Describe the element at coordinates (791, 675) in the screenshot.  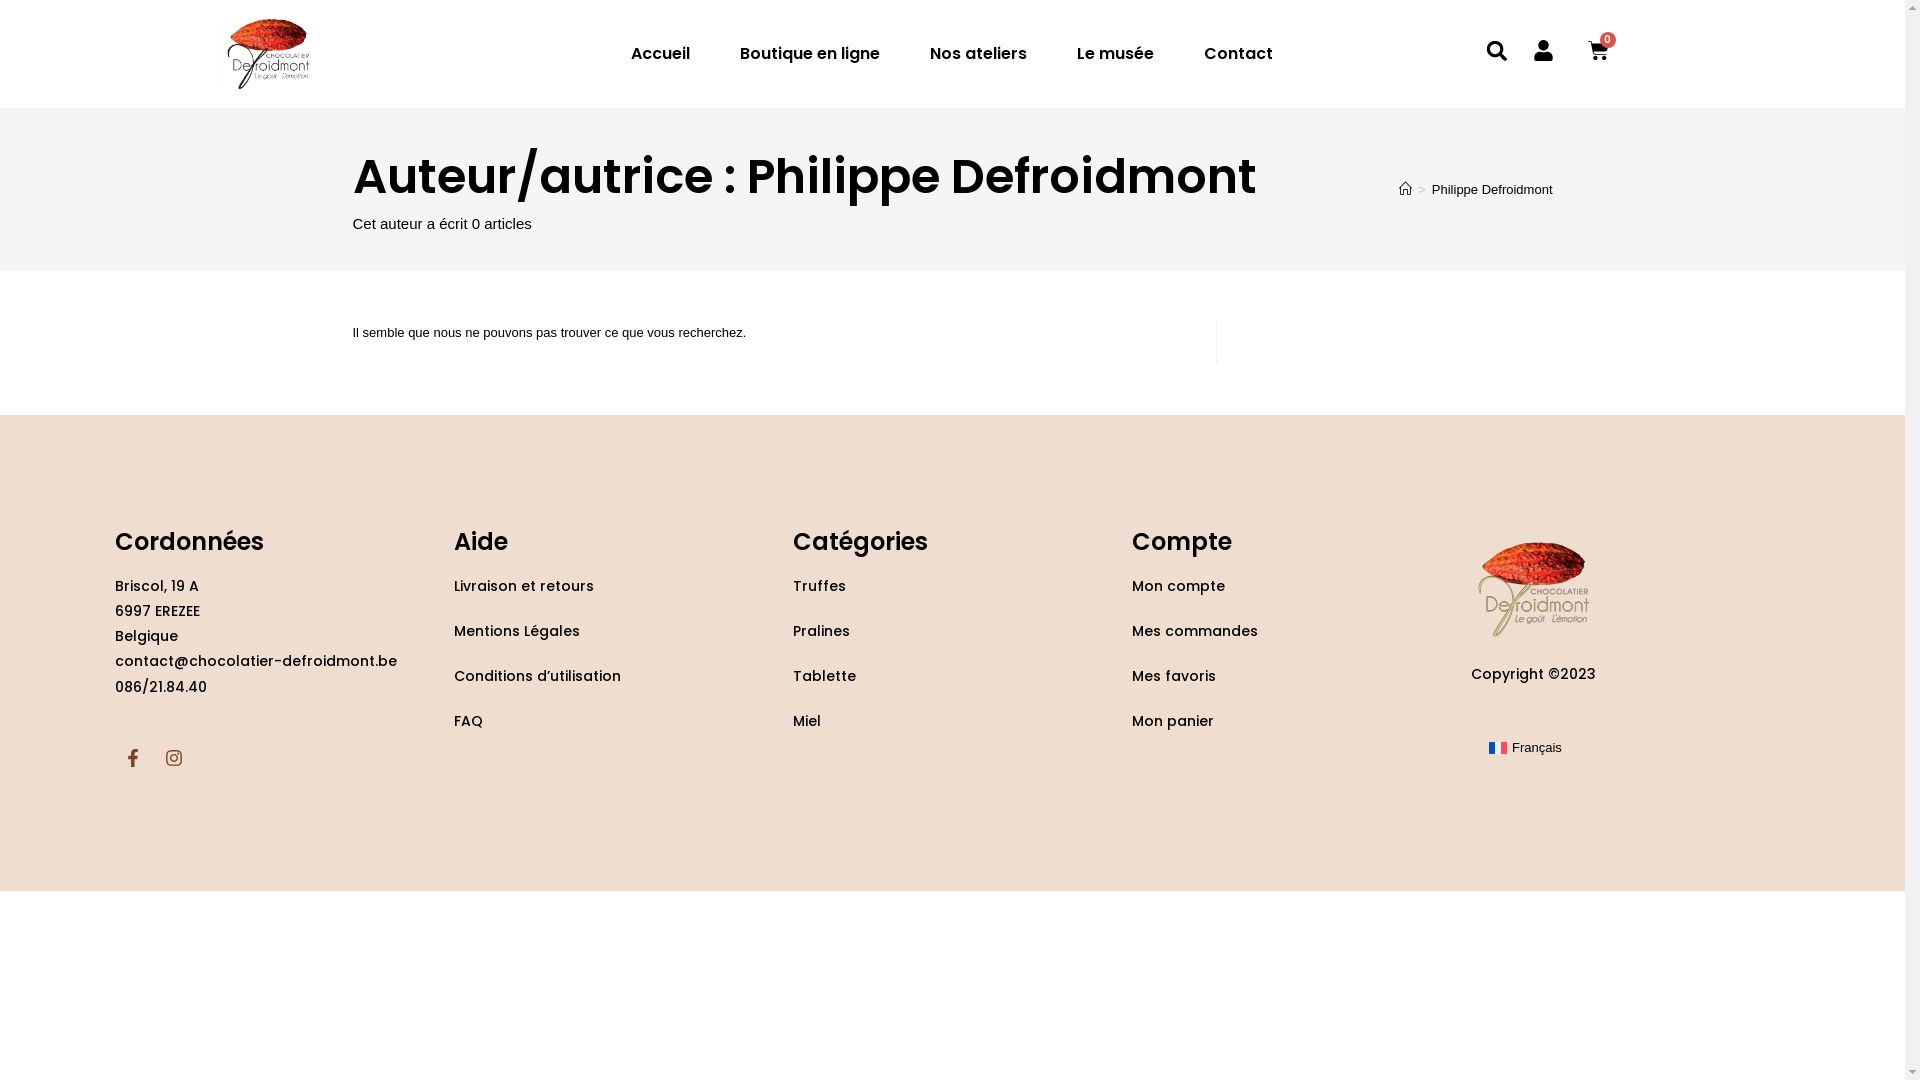
I see `'Tablette'` at that location.